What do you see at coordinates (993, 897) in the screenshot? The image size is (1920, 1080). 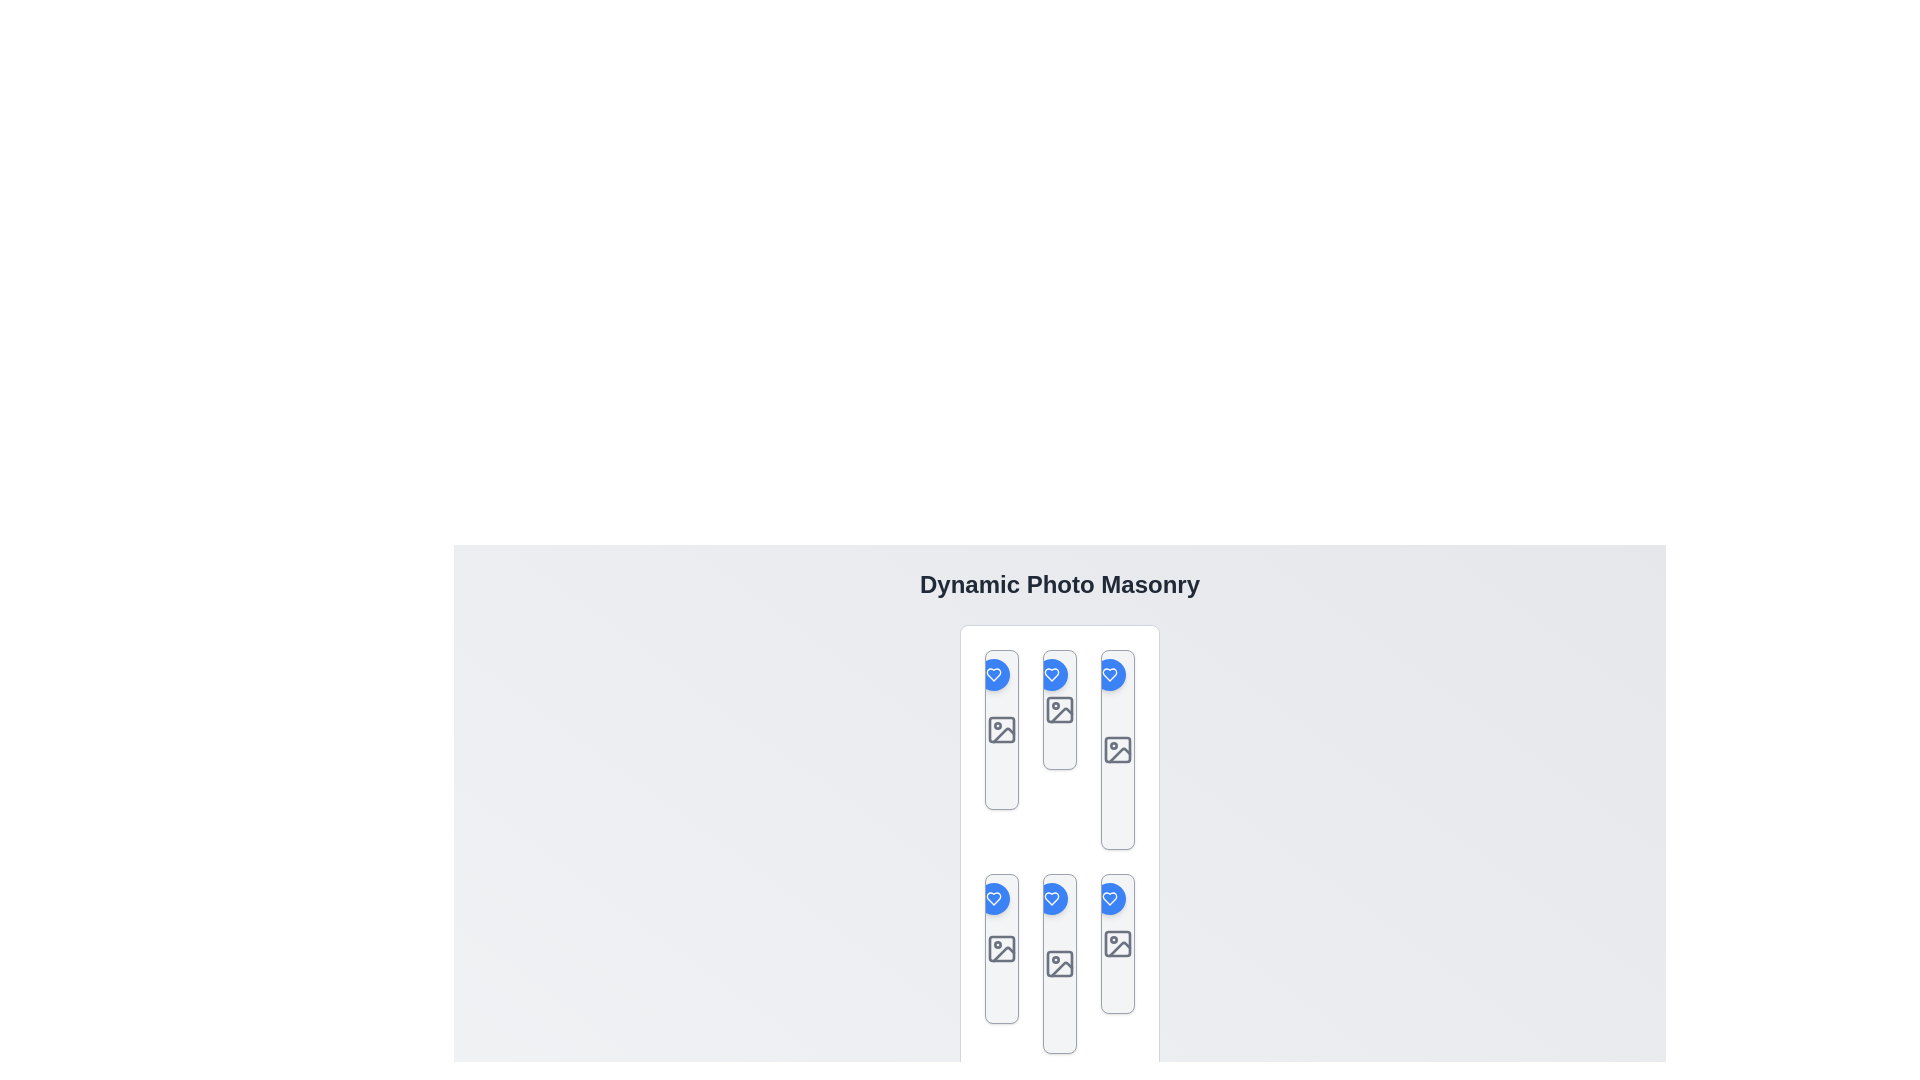 I see `the heart icon located within the rounded blue button at the top-right corner of the card` at bounding box center [993, 897].